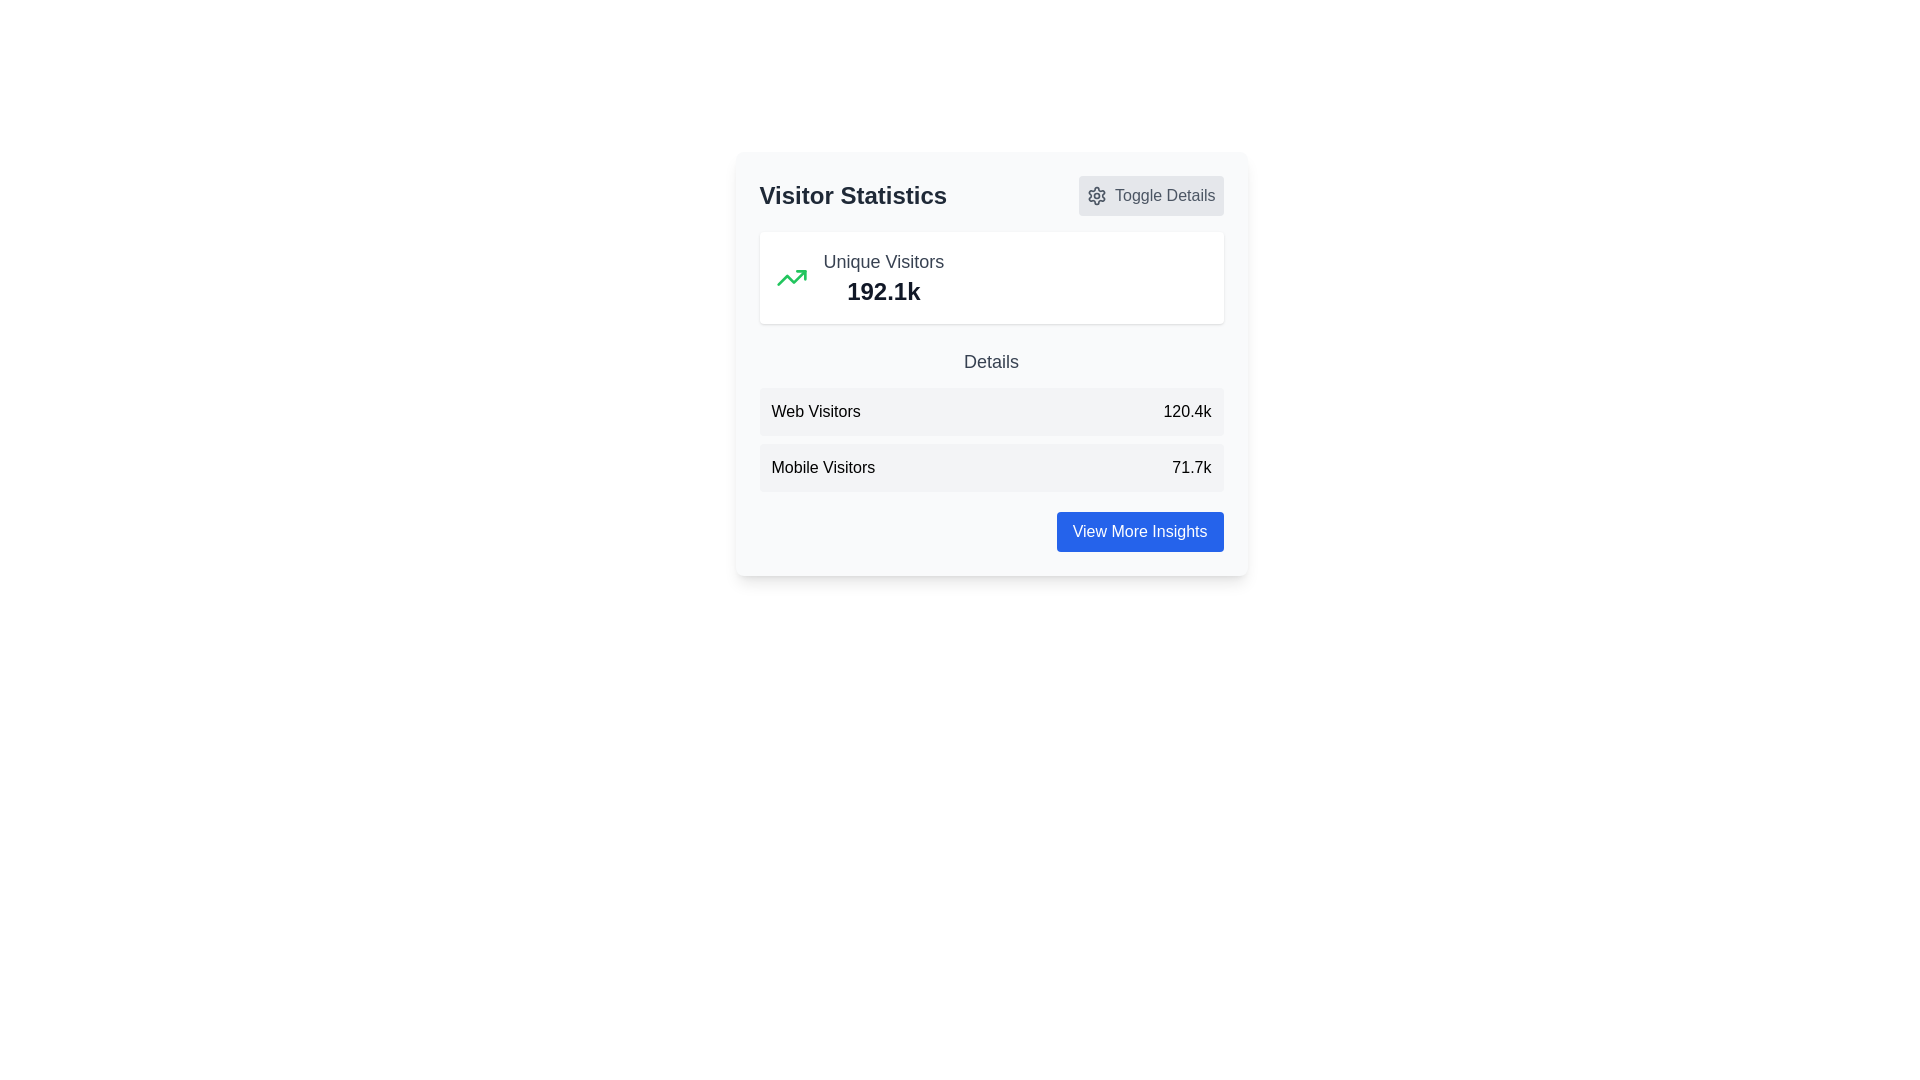 This screenshot has height=1080, width=1920. What do you see at coordinates (991, 411) in the screenshot?
I see `the Information display panel that shows statistical data related to website traffic, located in the first row of the 'Details' section under 'Visitor Statistics'` at bounding box center [991, 411].